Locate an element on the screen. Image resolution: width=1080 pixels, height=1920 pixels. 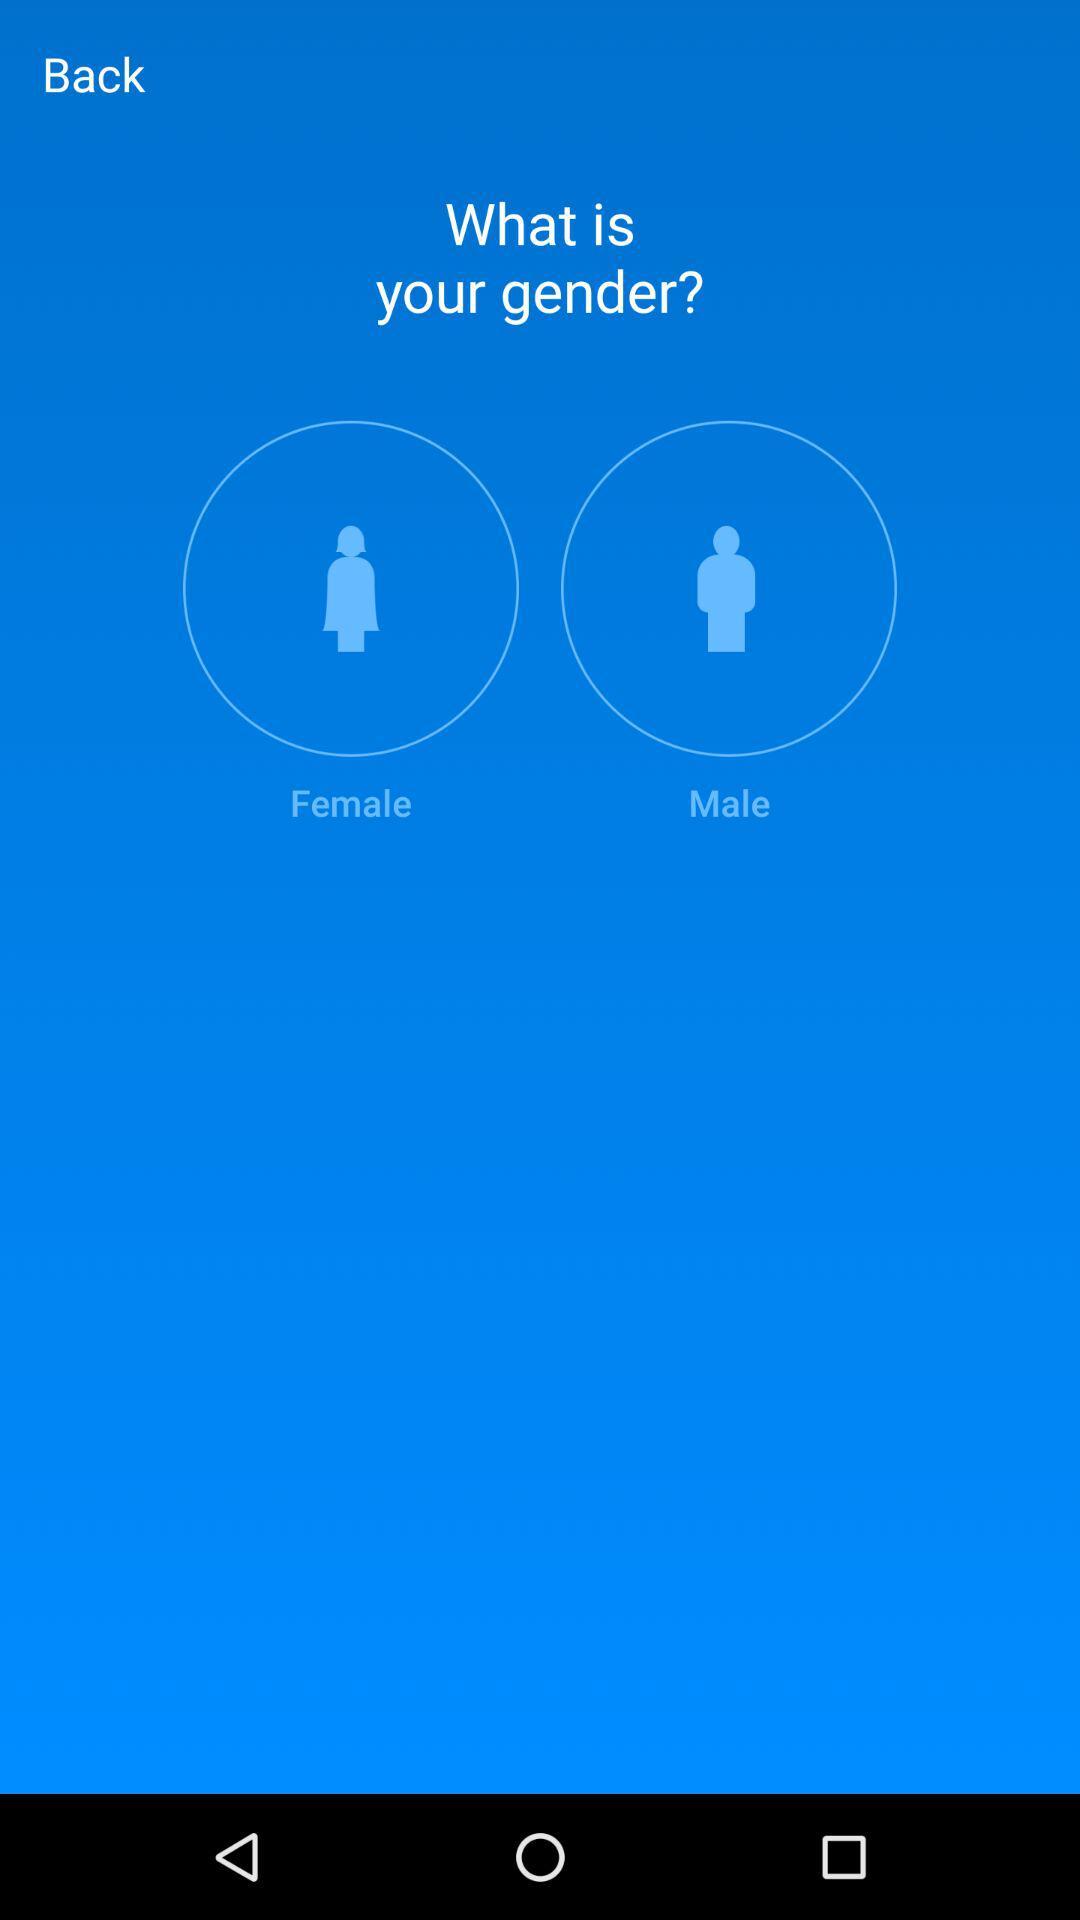
item above what is your is located at coordinates (93, 73).